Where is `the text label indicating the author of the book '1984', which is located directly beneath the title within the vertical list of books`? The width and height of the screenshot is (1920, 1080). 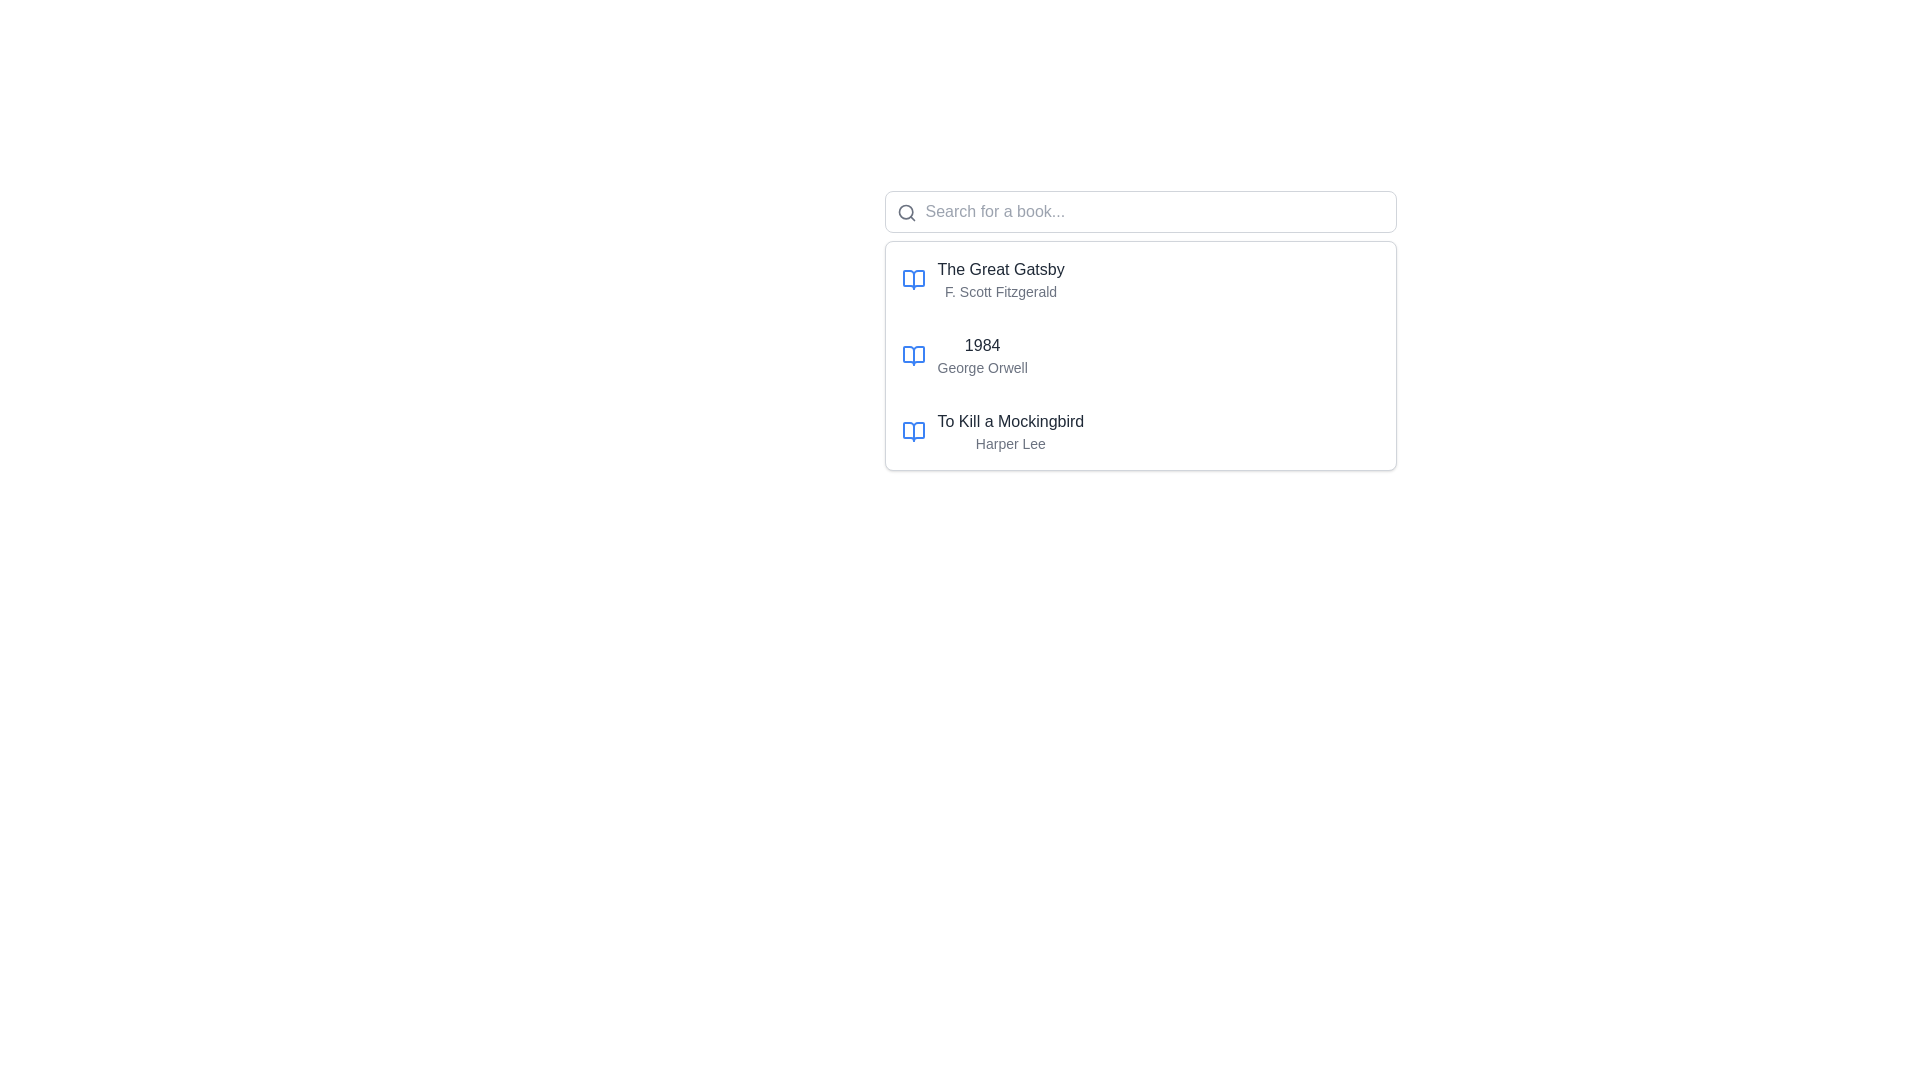 the text label indicating the author of the book '1984', which is located directly beneath the title within the vertical list of books is located at coordinates (982, 367).